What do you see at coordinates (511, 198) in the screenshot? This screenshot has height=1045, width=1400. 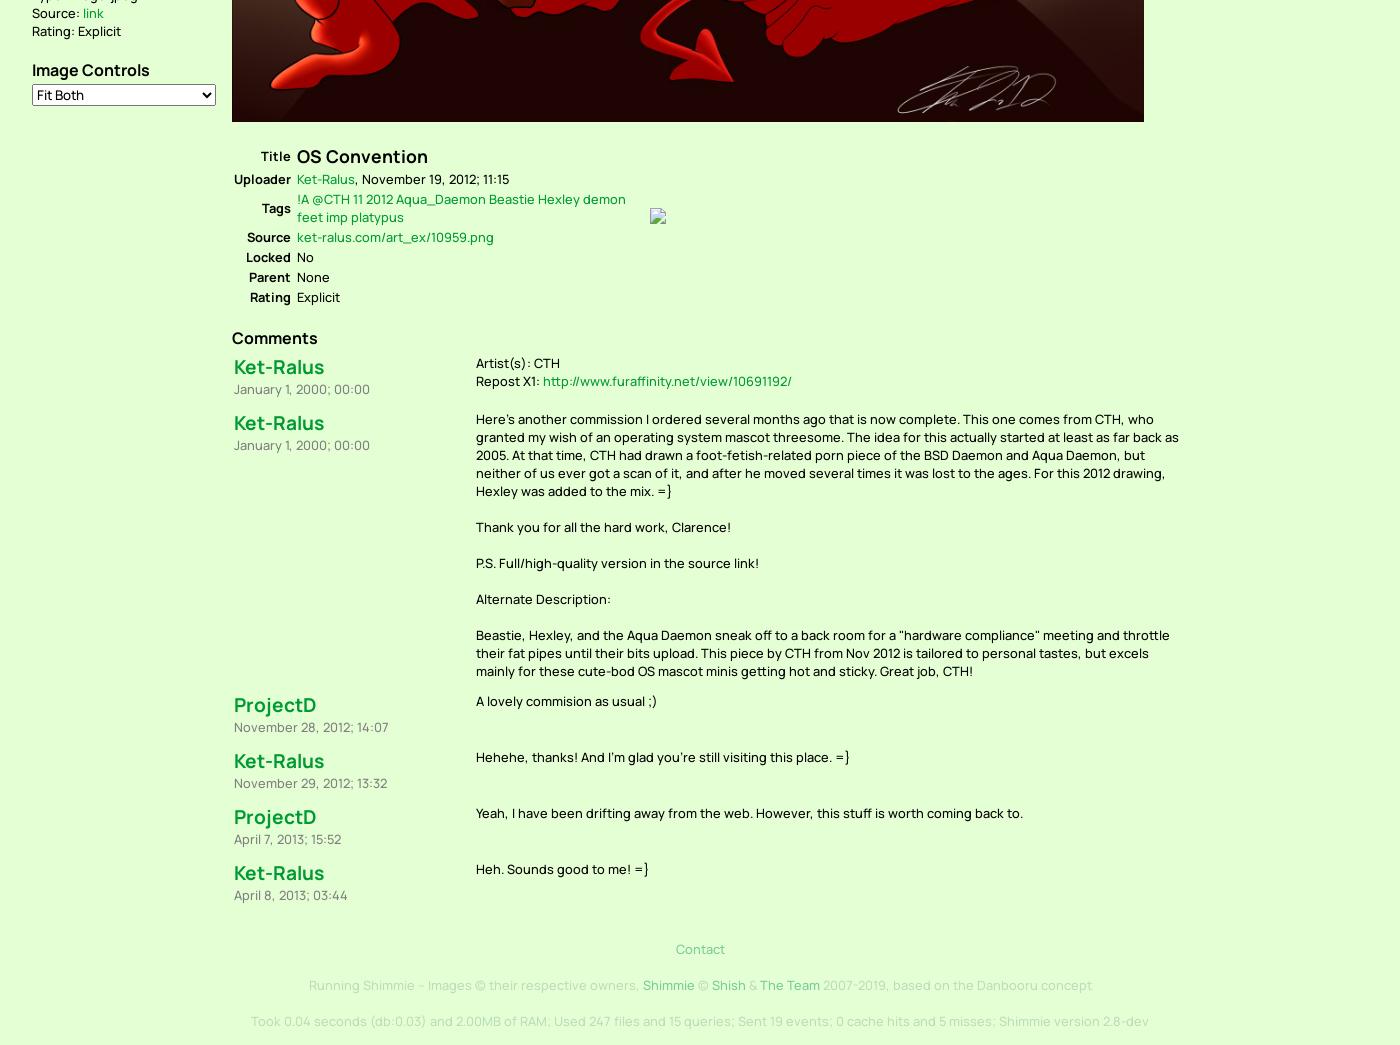 I see `'Beastie'` at bounding box center [511, 198].